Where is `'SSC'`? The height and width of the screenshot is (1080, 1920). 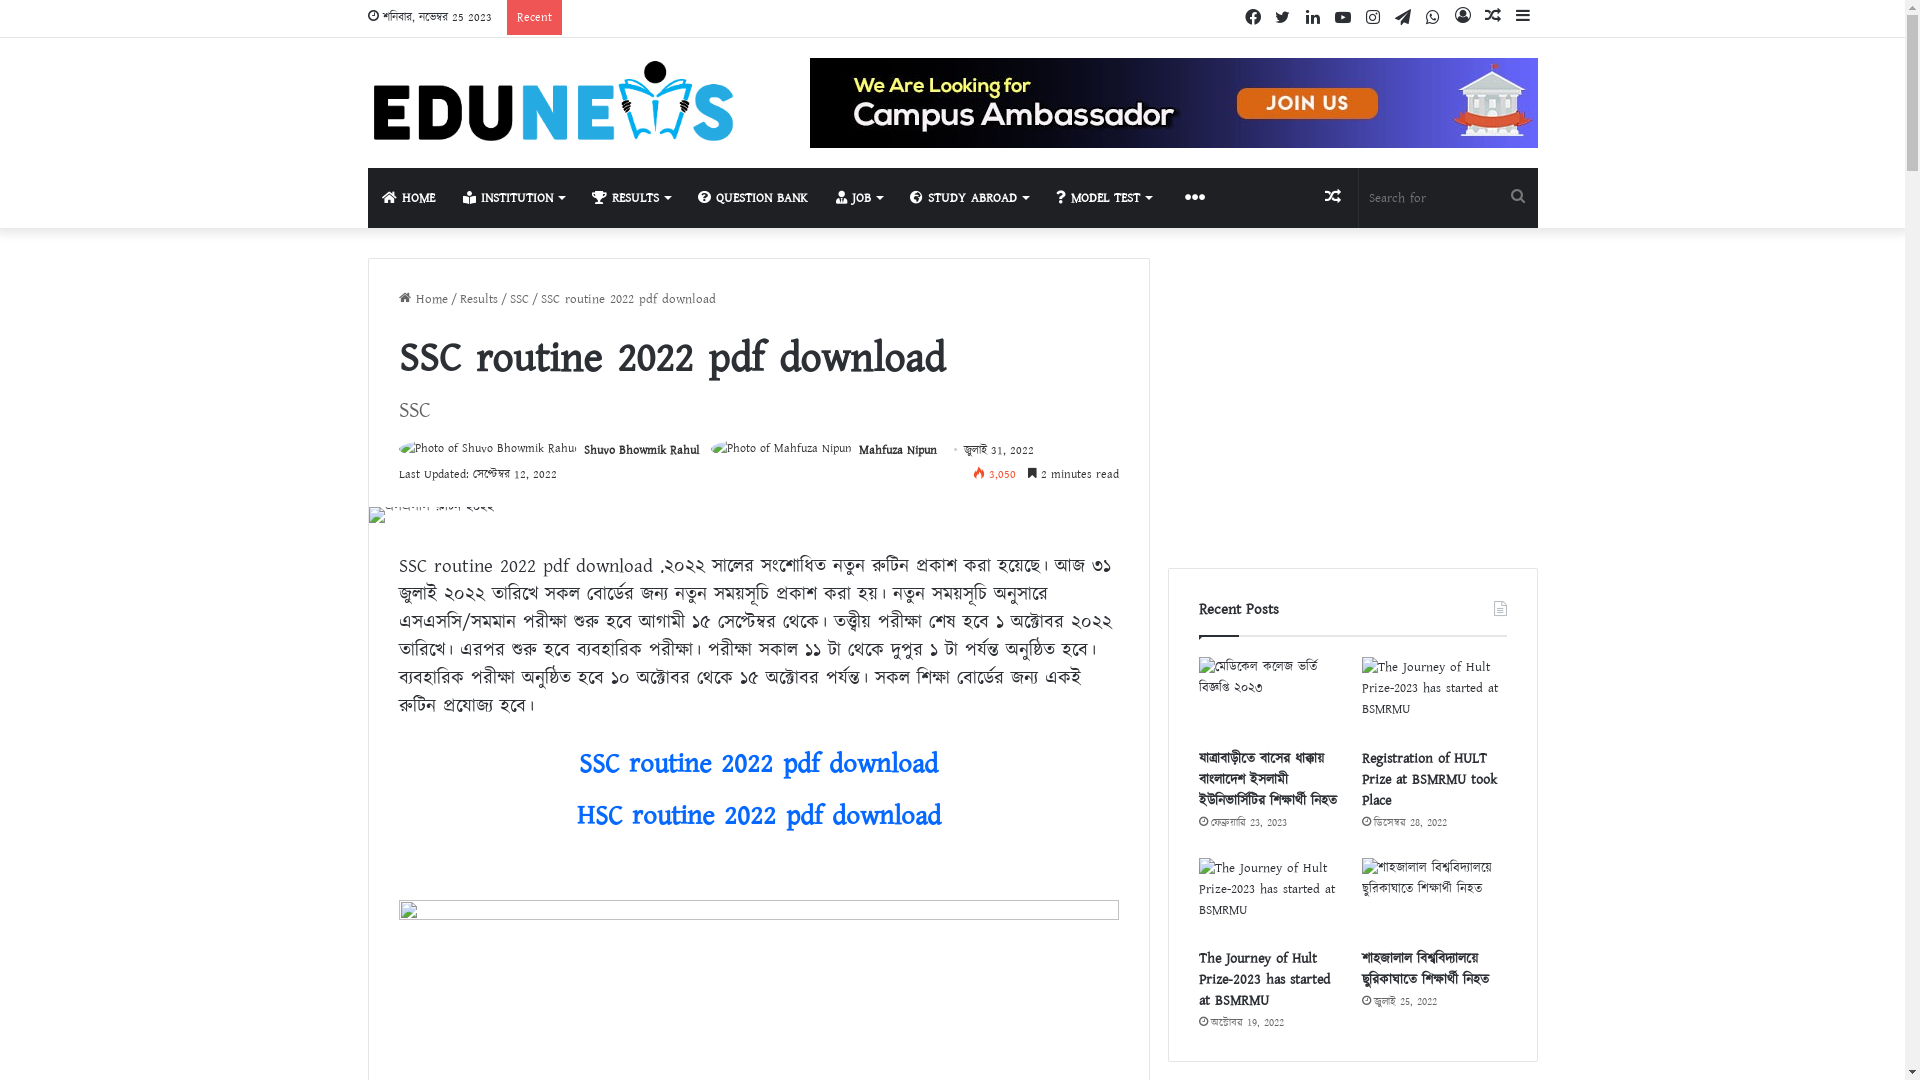
'SSC' is located at coordinates (519, 299).